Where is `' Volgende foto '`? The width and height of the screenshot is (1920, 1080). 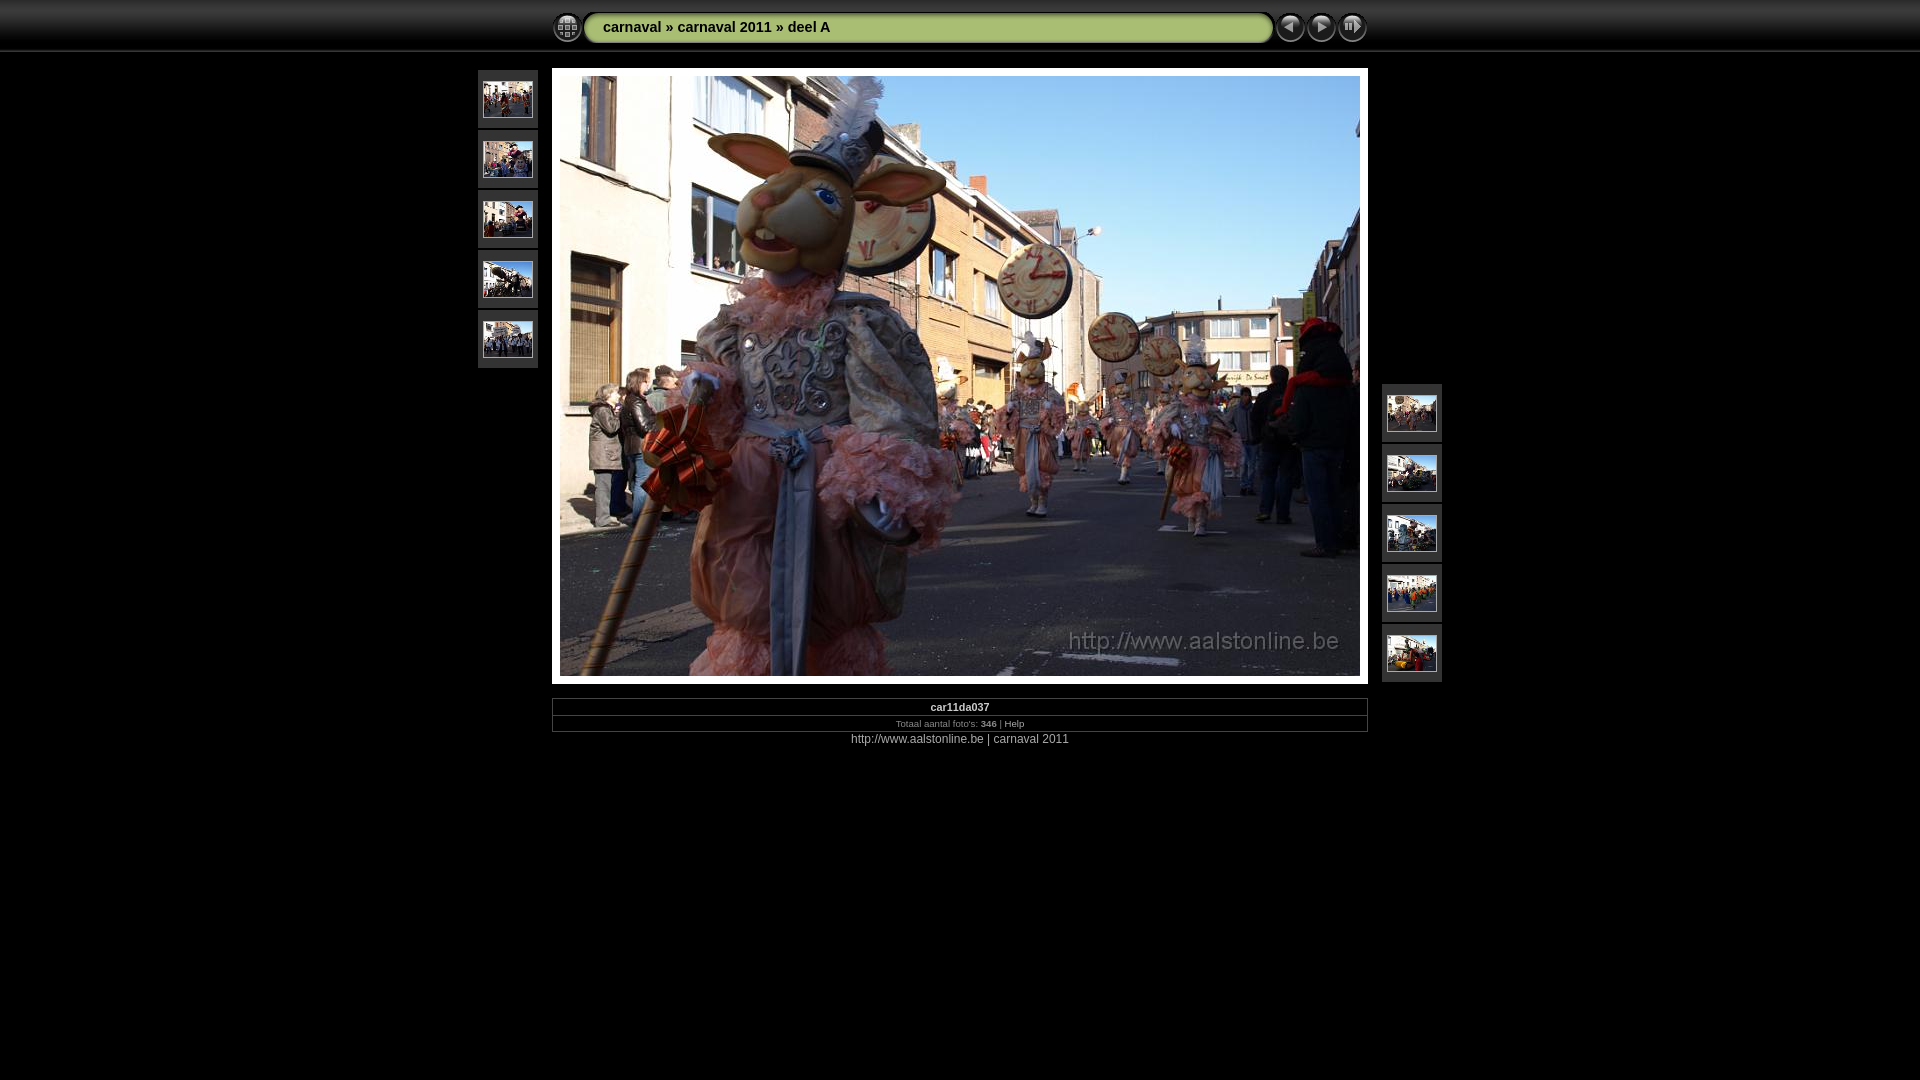
' Volgende foto ' is located at coordinates (1321, 27).